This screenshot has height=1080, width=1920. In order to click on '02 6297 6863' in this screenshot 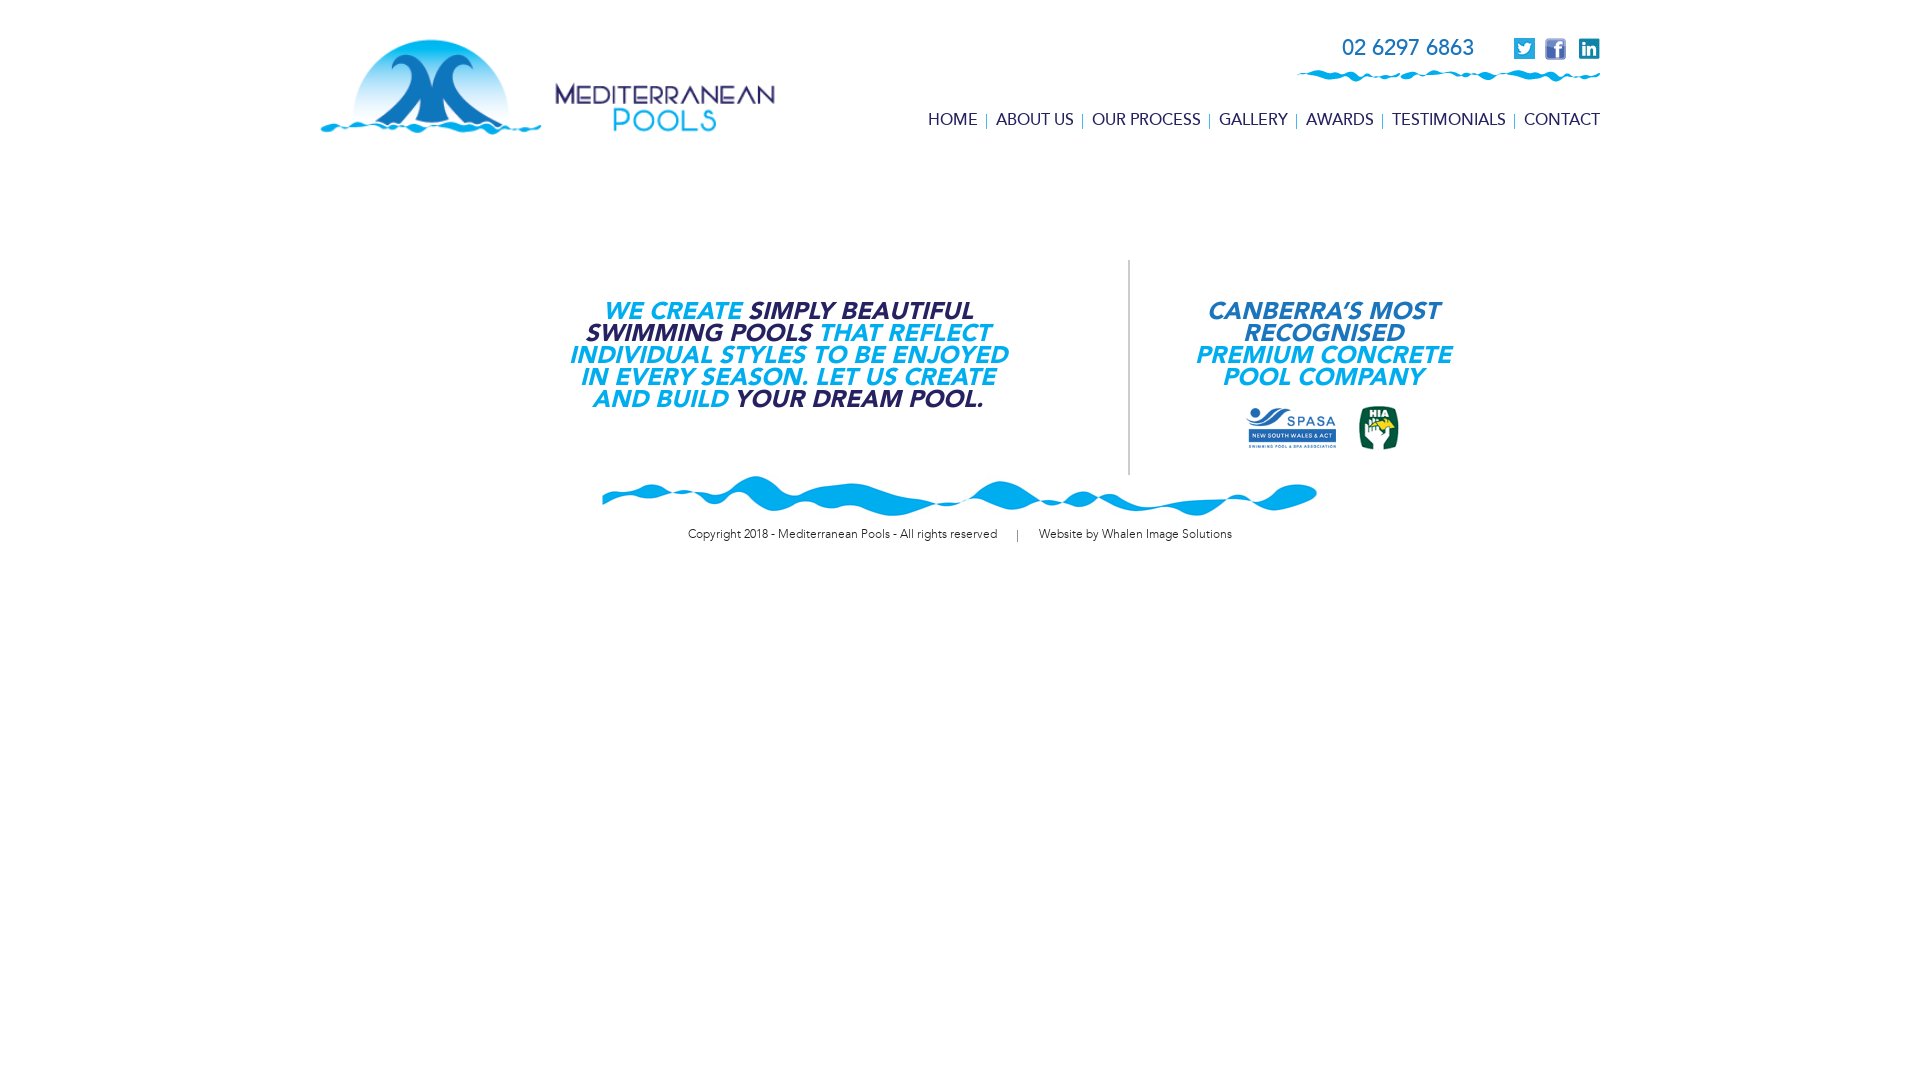, I will do `click(1342, 47)`.